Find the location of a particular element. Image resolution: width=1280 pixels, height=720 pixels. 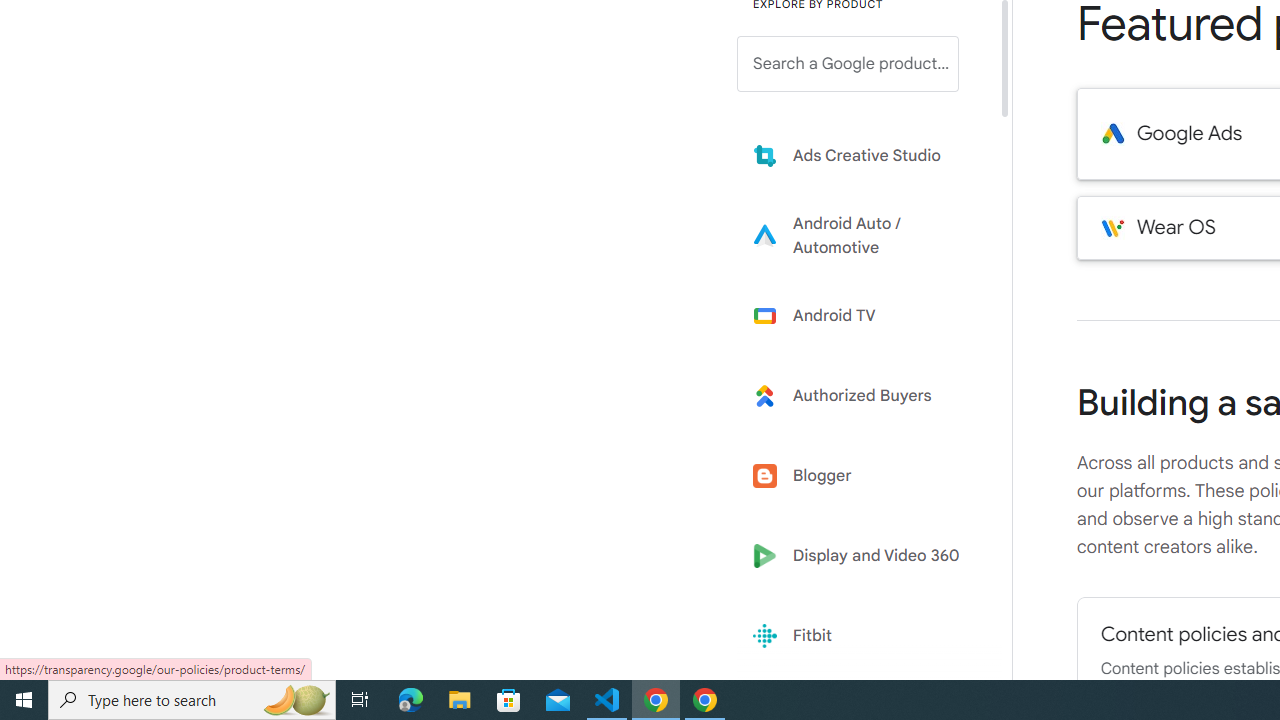

'Learn more about Android Auto' is located at coordinates (862, 234).